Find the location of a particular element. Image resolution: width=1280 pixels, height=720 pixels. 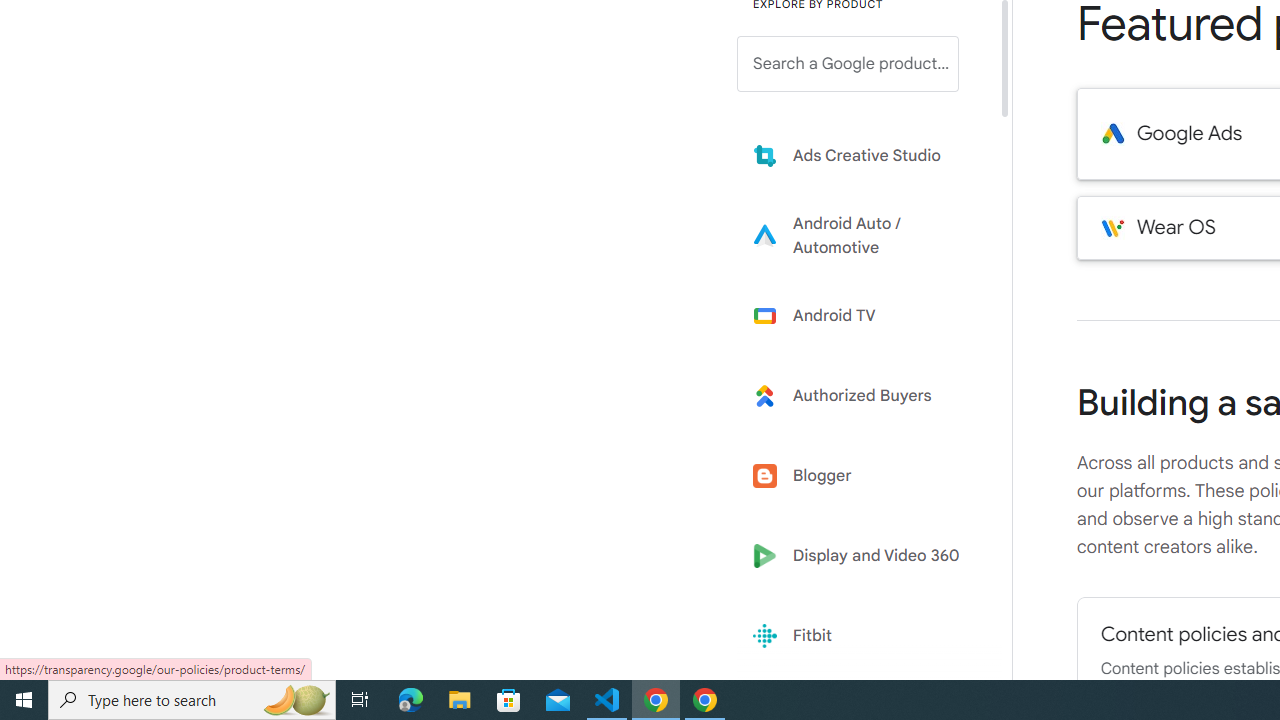

'Learn more about Android Auto' is located at coordinates (862, 234).